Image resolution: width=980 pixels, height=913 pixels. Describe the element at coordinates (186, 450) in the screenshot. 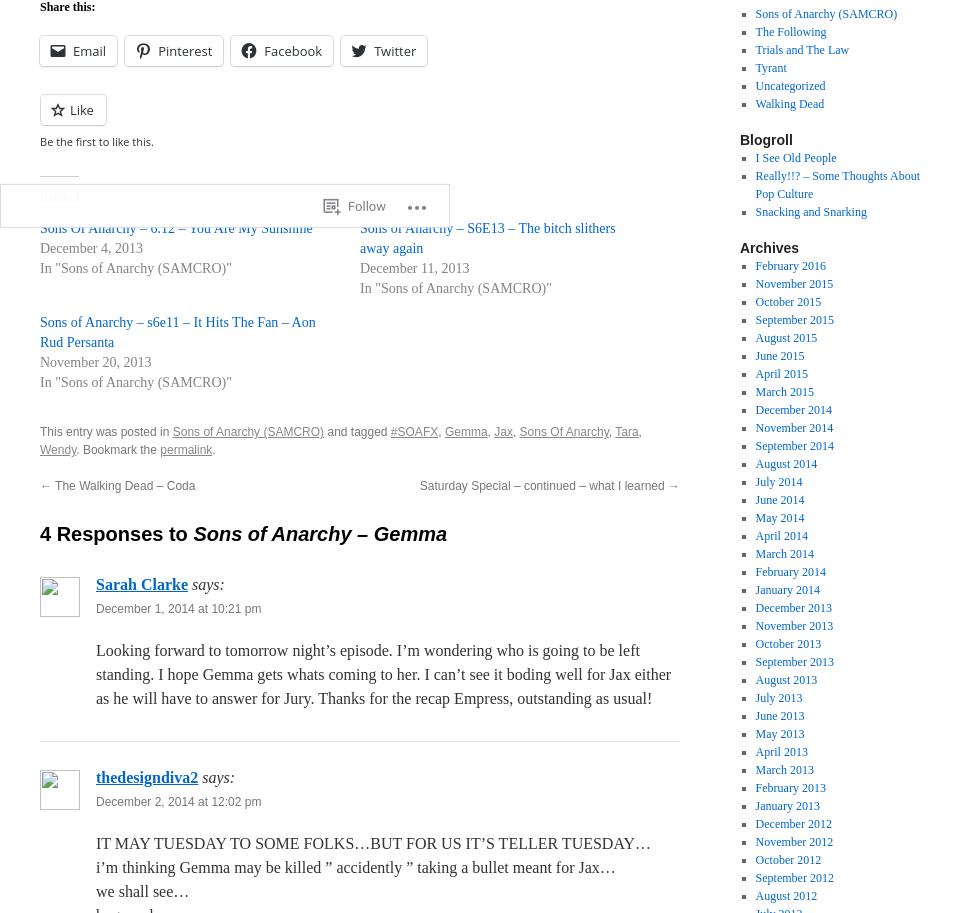

I see `'permalink'` at that location.